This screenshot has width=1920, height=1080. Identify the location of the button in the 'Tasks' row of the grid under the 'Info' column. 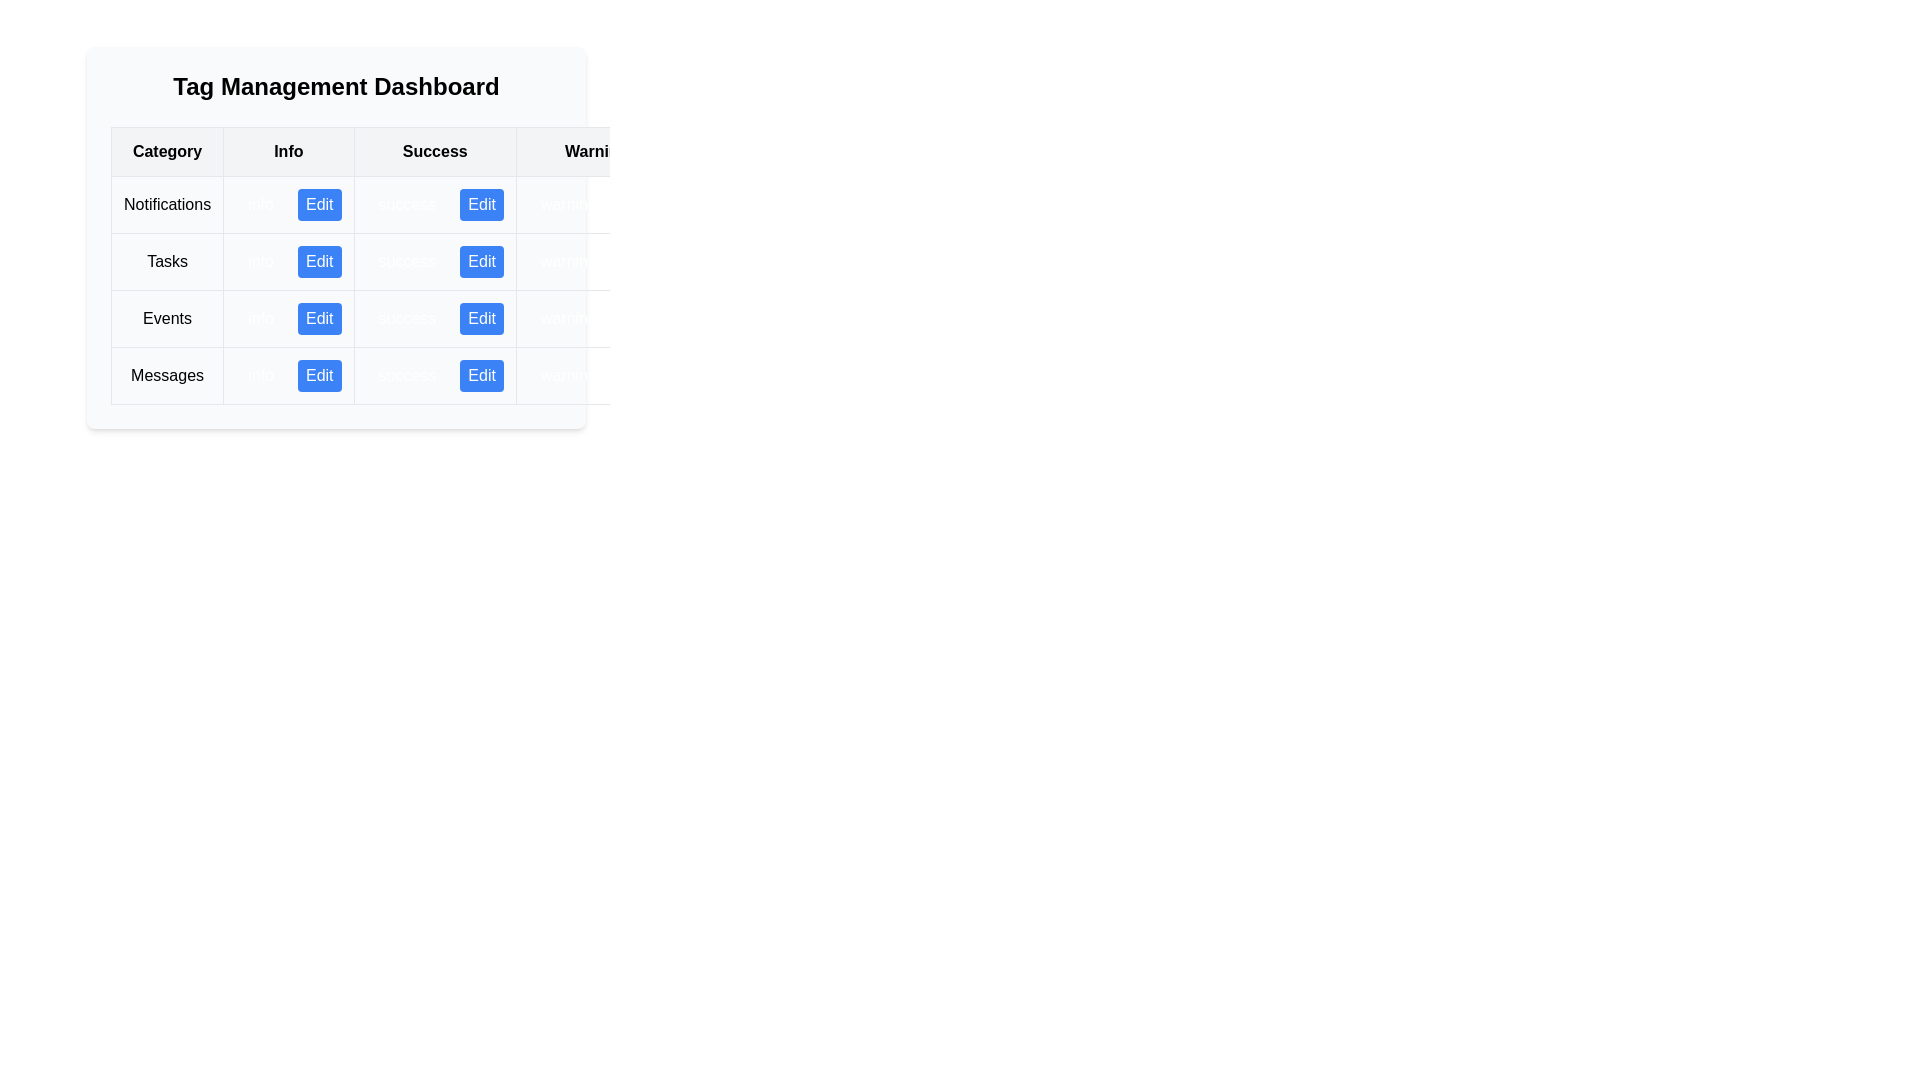
(318, 261).